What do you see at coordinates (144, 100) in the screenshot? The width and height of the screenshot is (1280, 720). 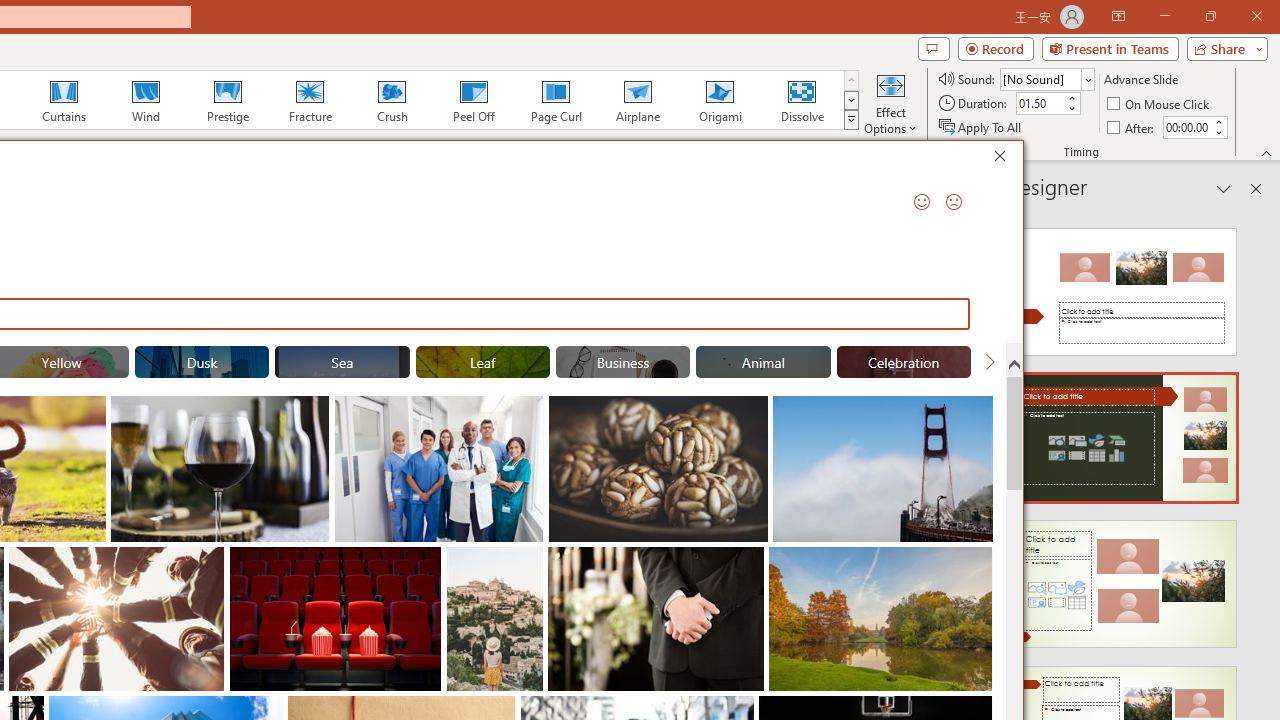 I see `'Wind'` at bounding box center [144, 100].